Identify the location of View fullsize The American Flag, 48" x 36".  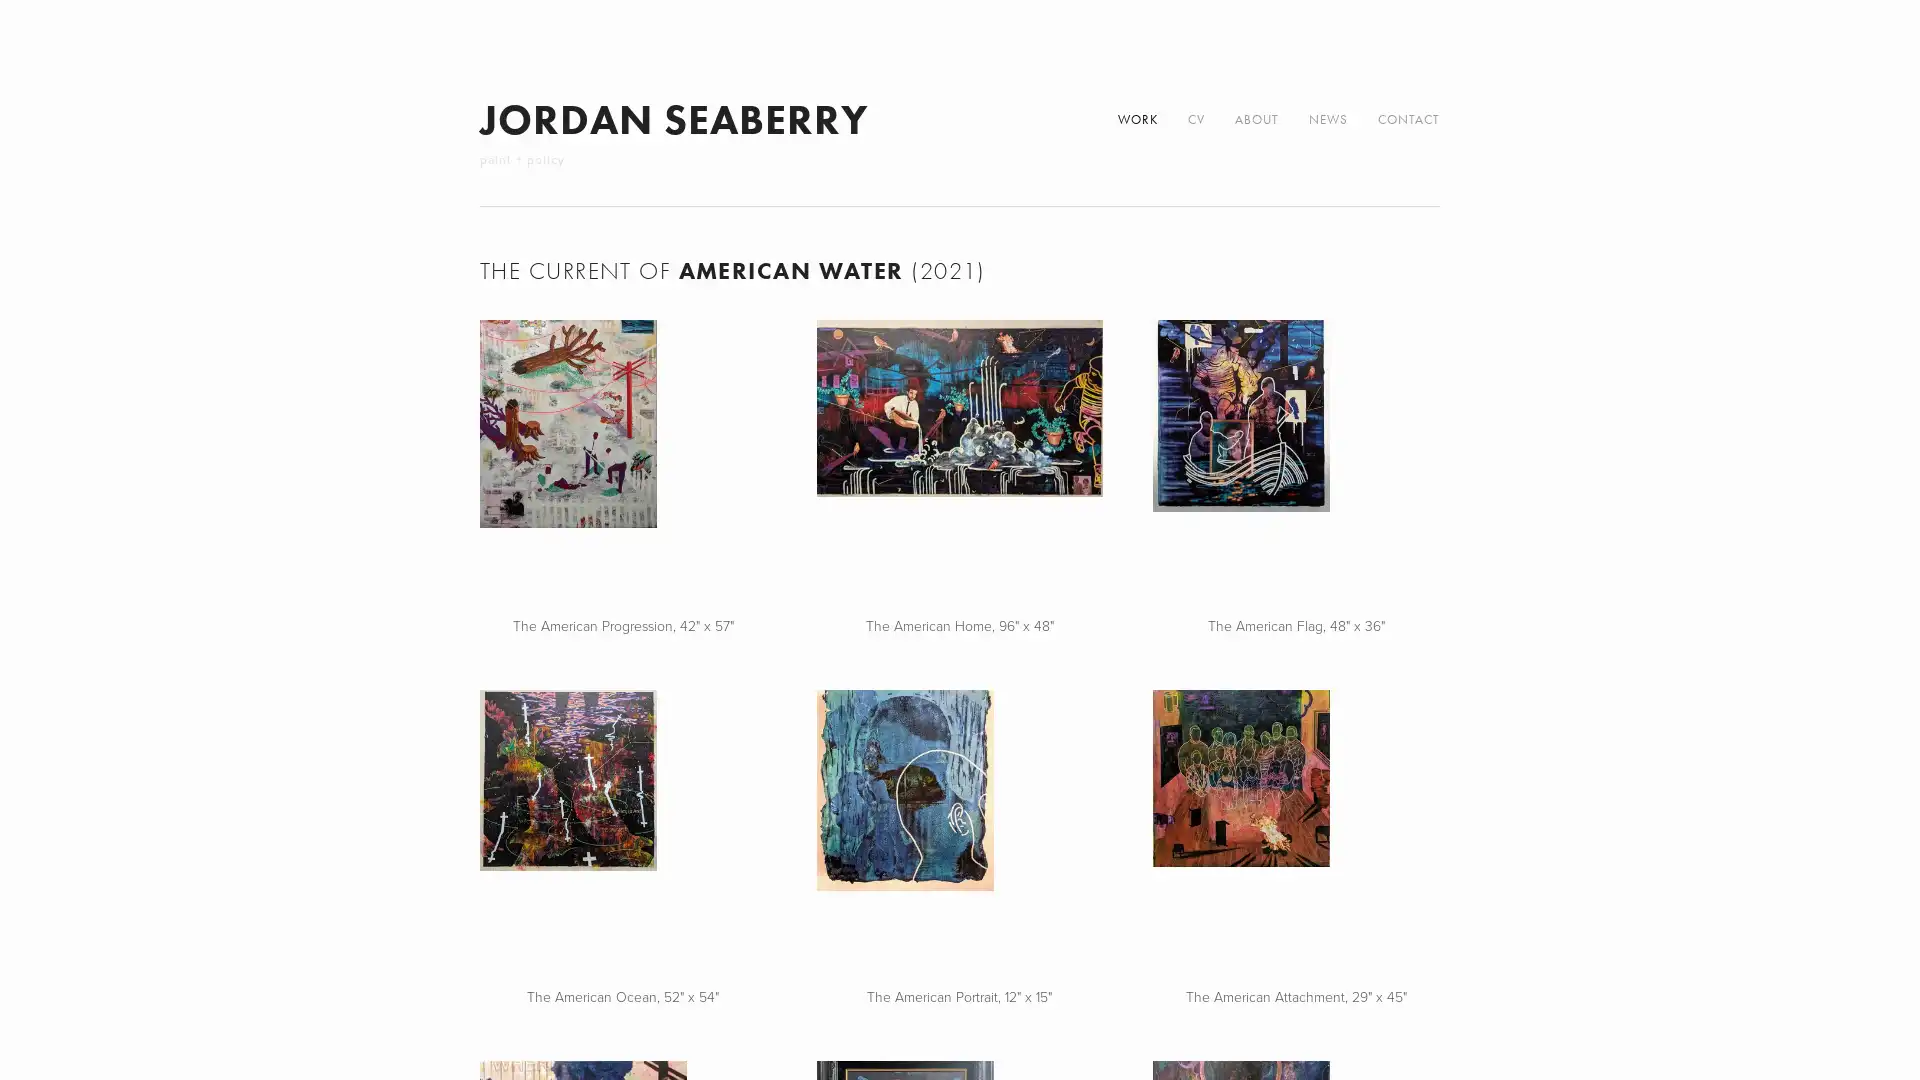
(1296, 462).